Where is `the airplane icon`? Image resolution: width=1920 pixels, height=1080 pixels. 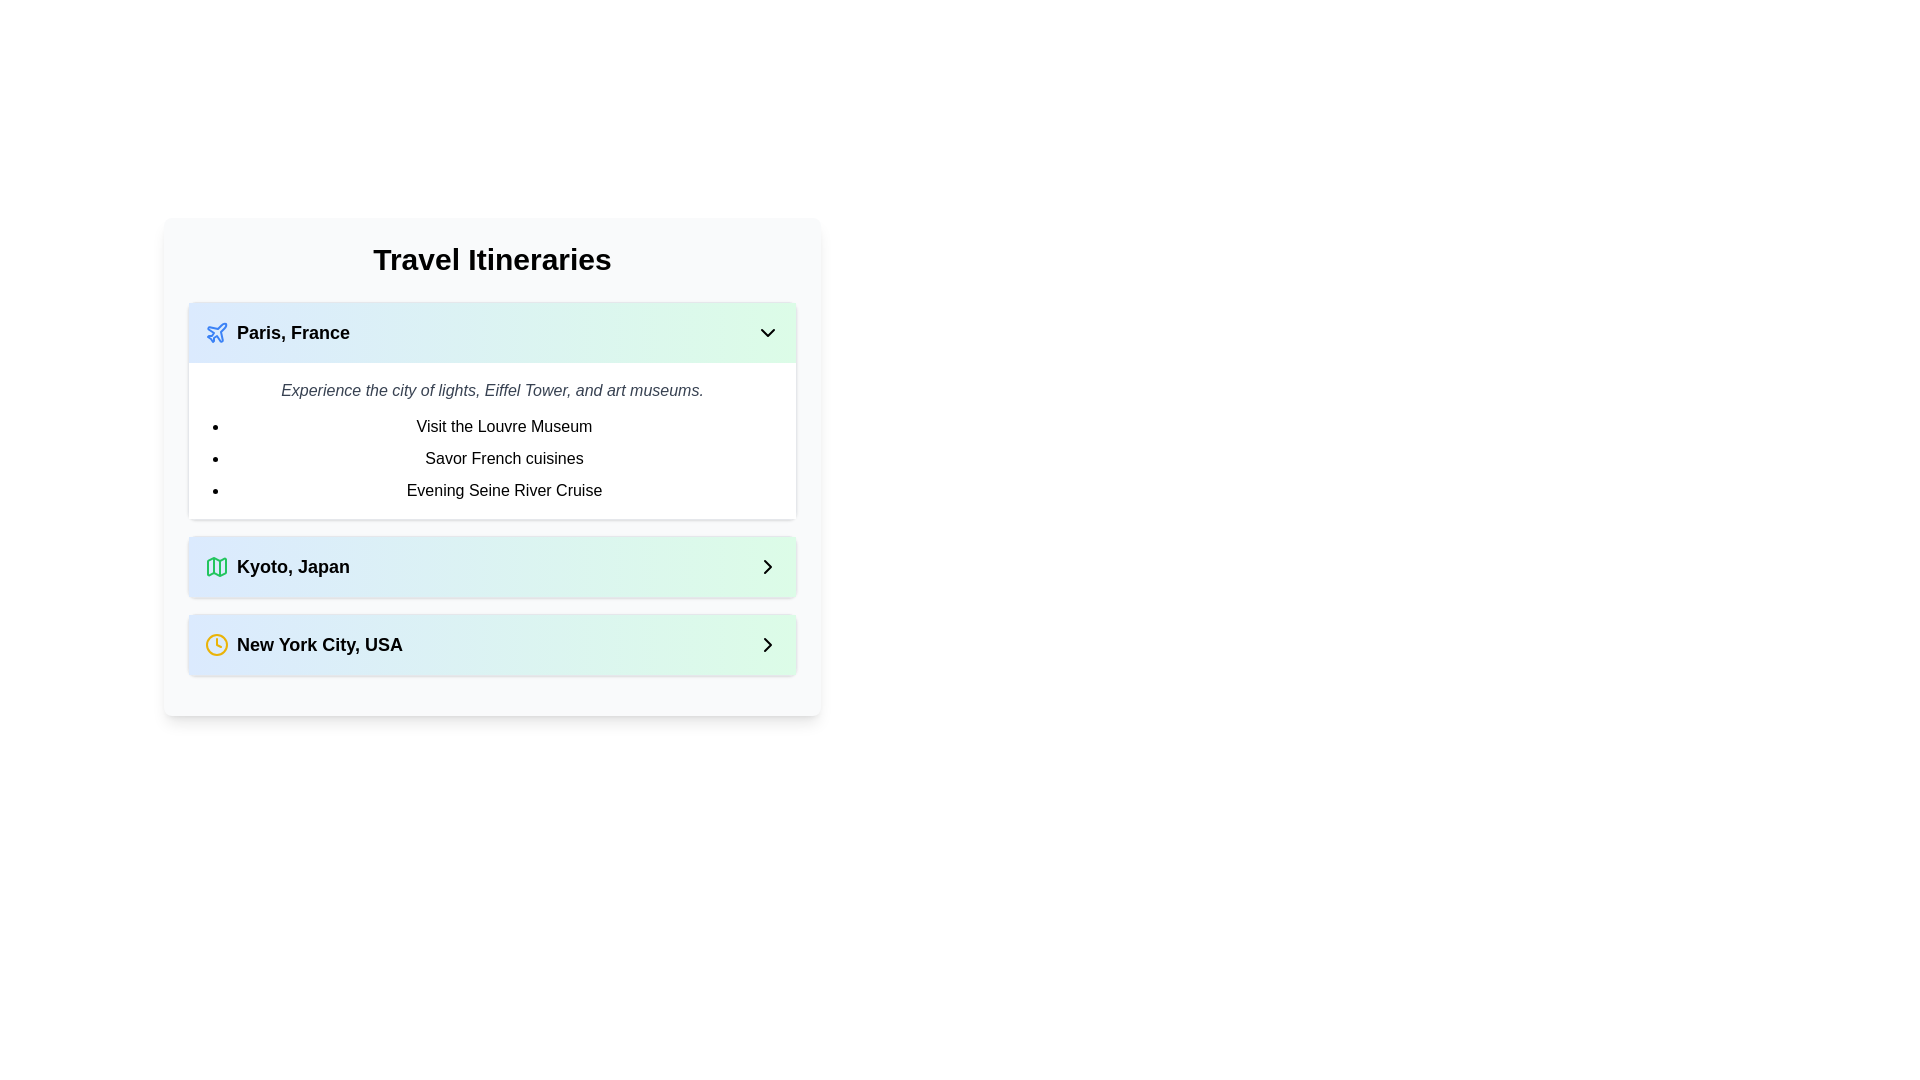 the airplane icon is located at coordinates (216, 331).